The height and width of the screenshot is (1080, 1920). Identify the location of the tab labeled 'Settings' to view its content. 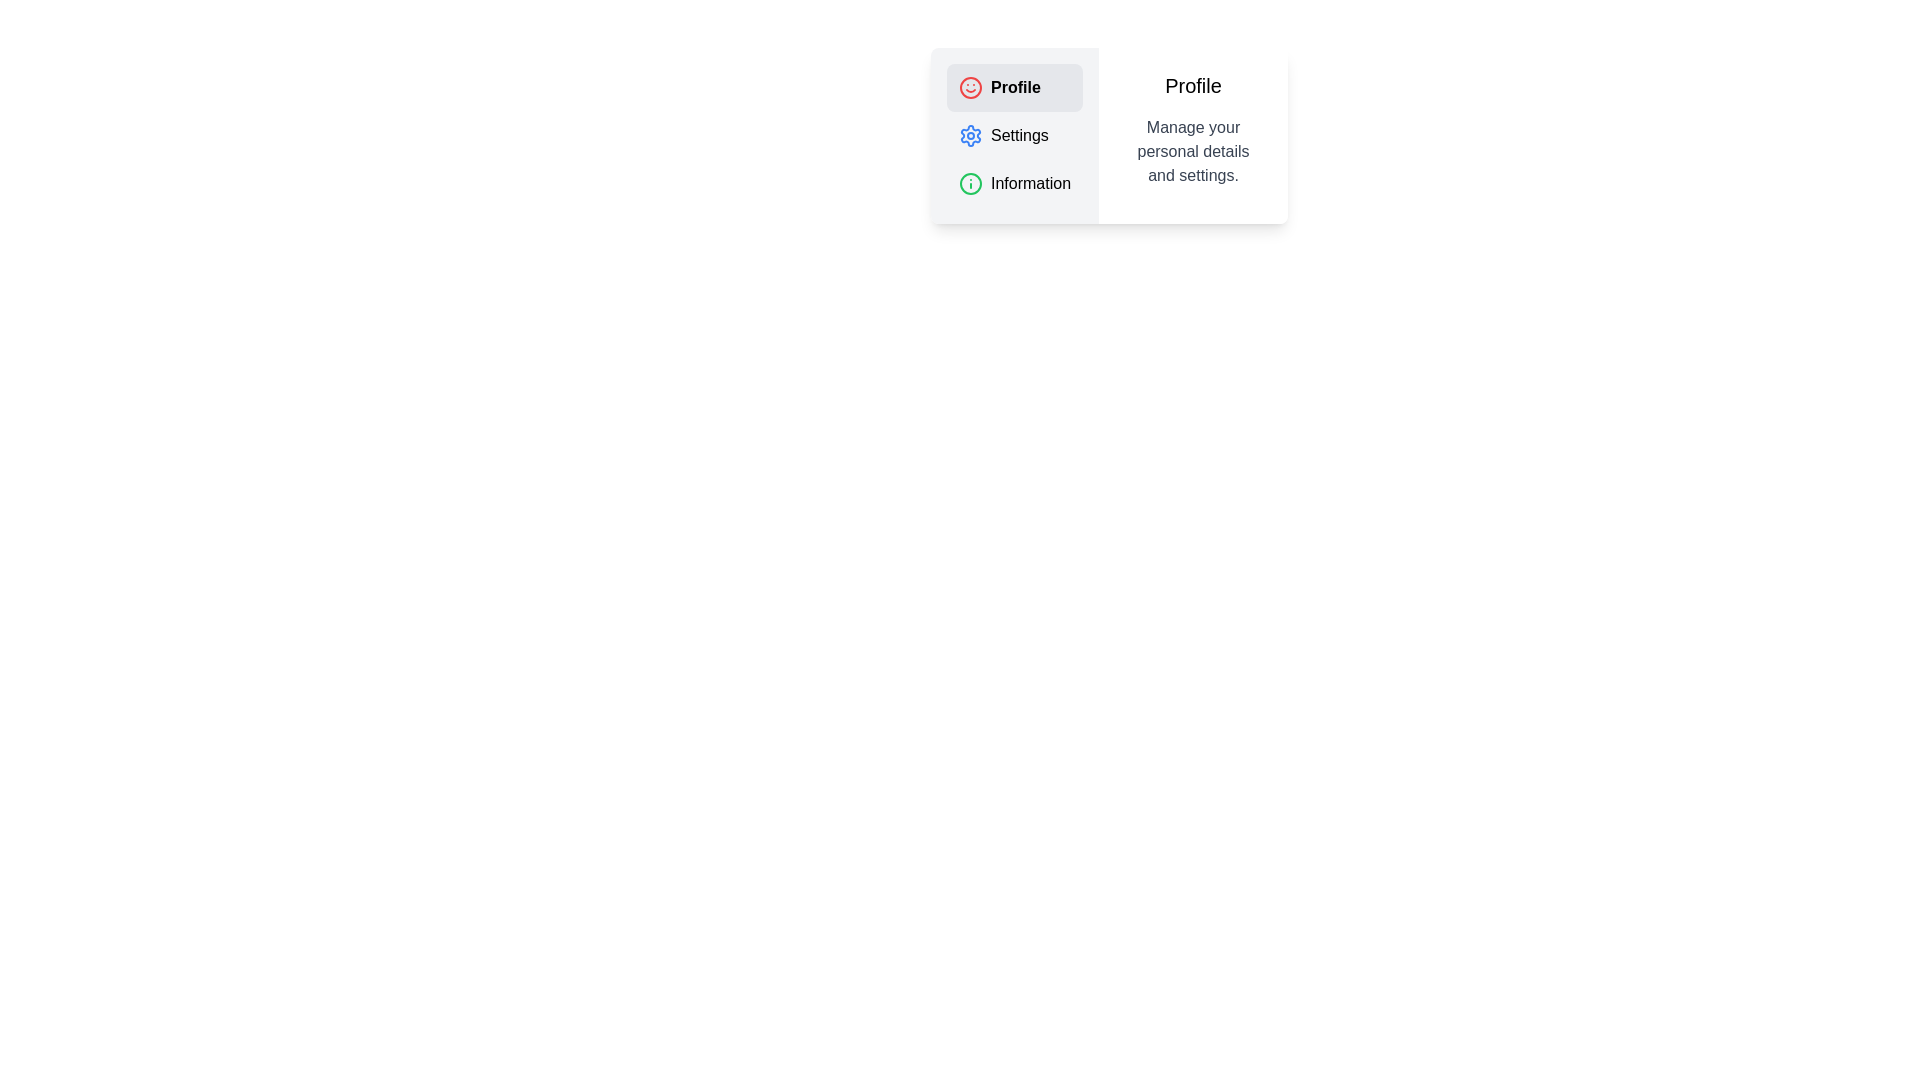
(1014, 135).